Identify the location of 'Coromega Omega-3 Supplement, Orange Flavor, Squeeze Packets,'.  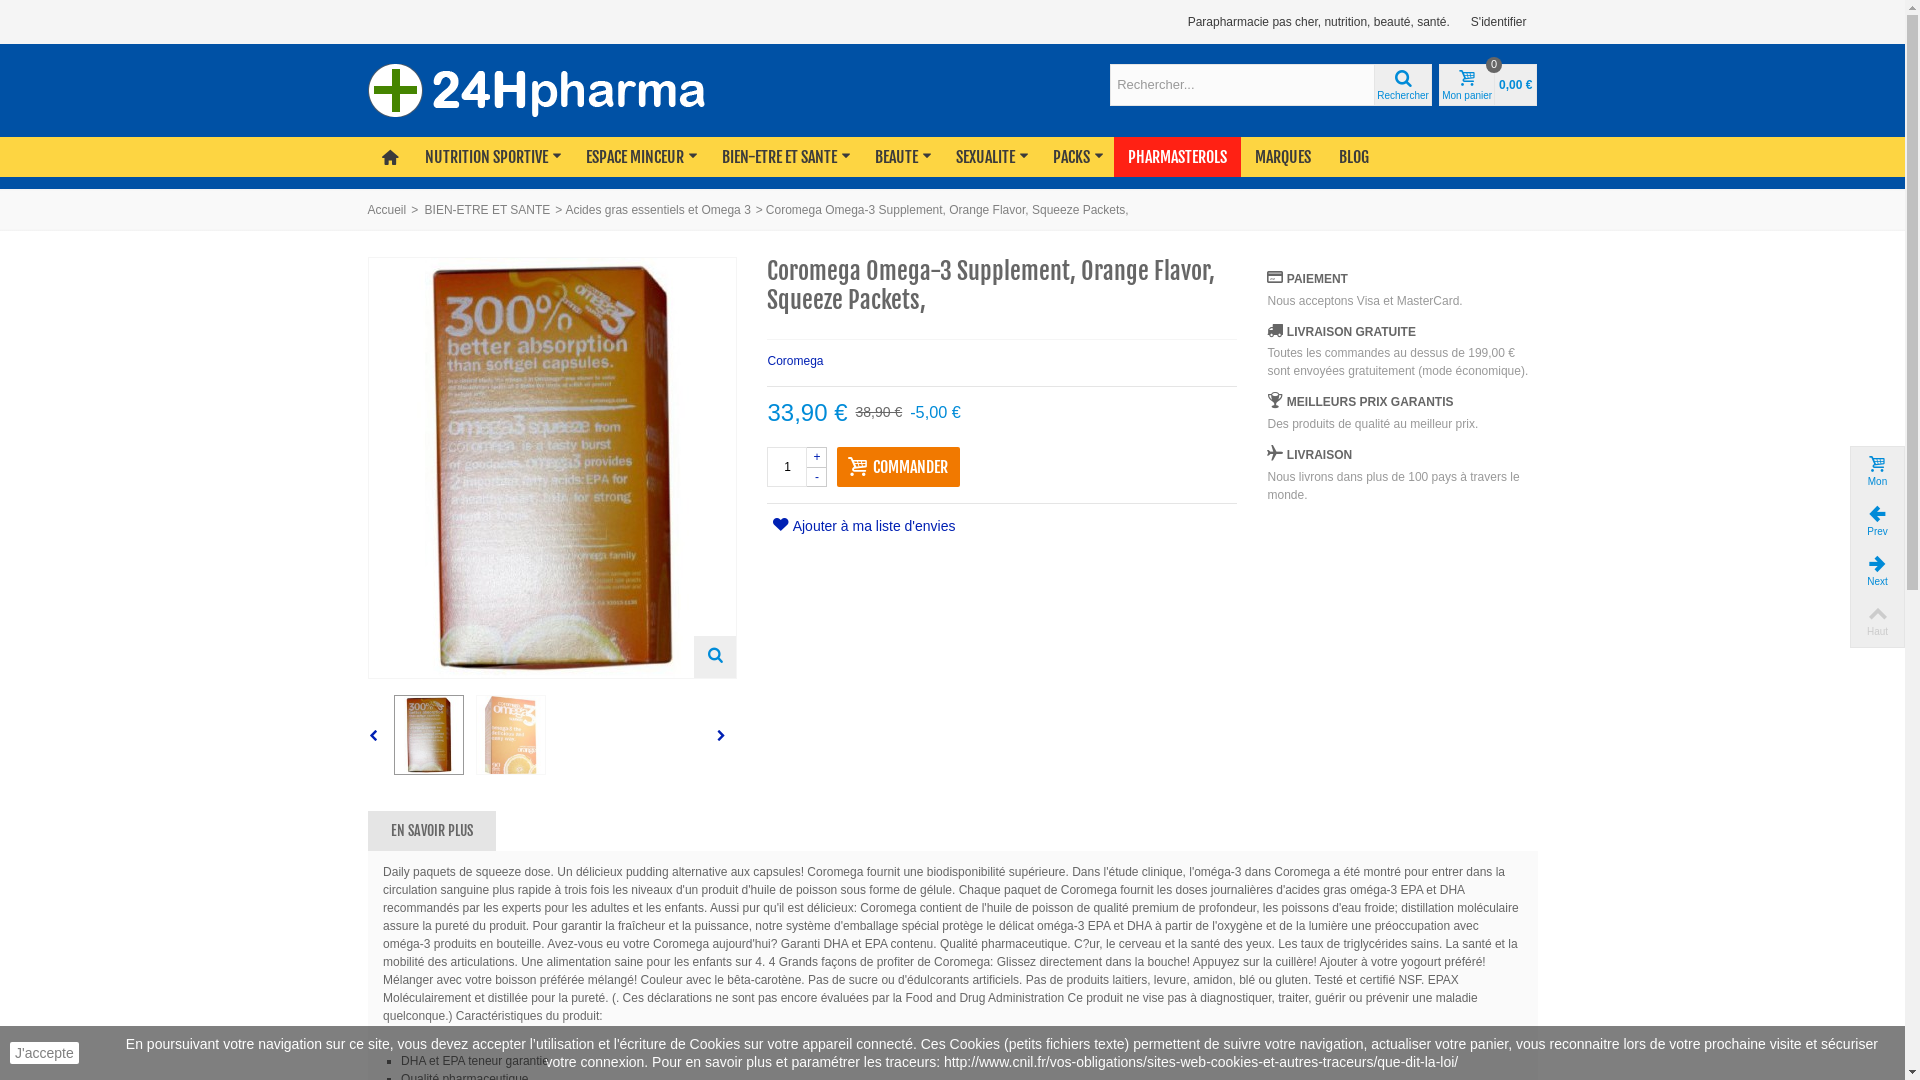
(427, 735).